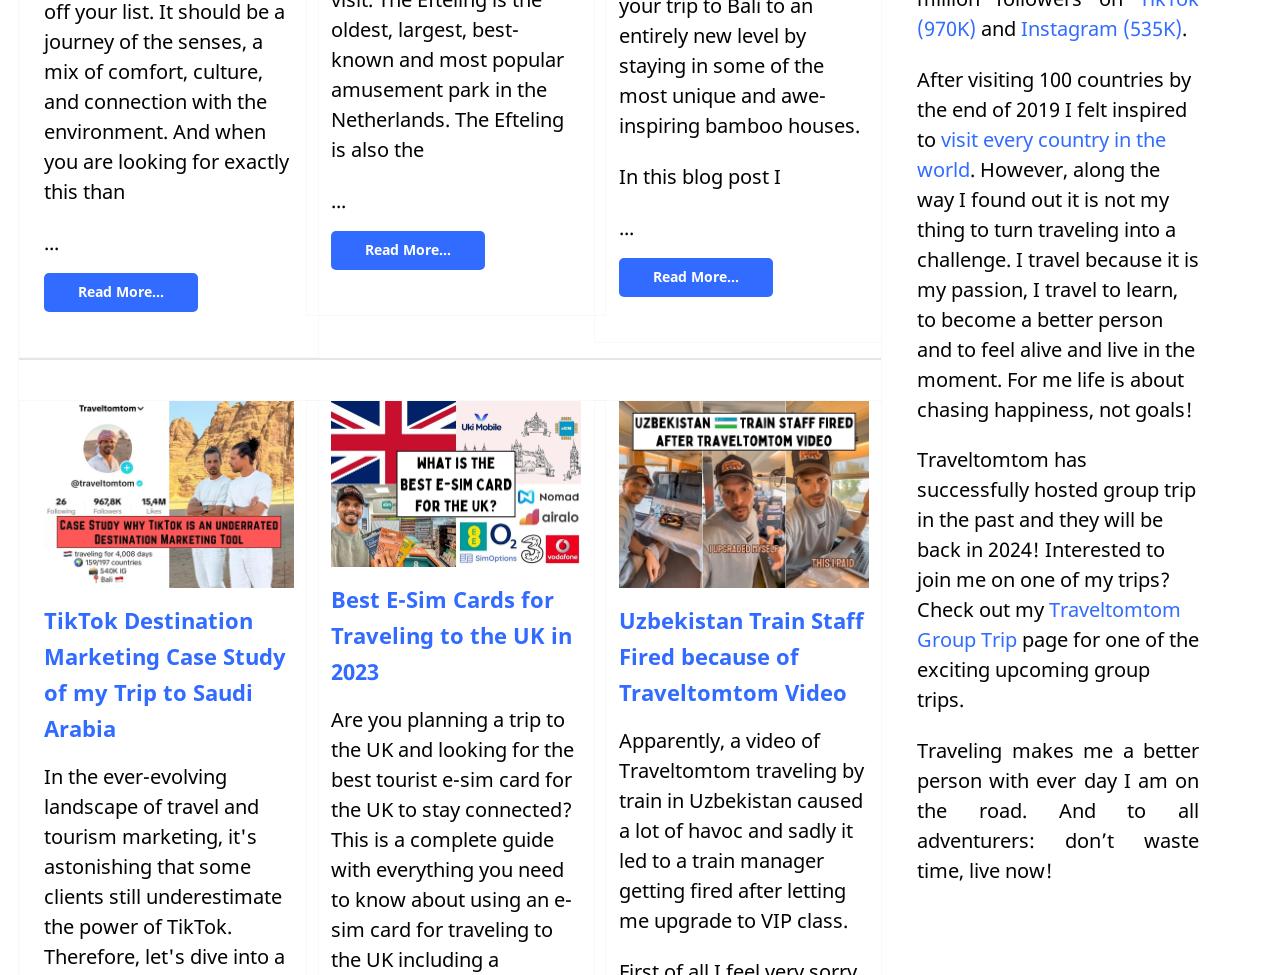  What do you see at coordinates (740, 656) in the screenshot?
I see `'Uzbekistan Train Staff Fired because of Traveltomtom Video'` at bounding box center [740, 656].